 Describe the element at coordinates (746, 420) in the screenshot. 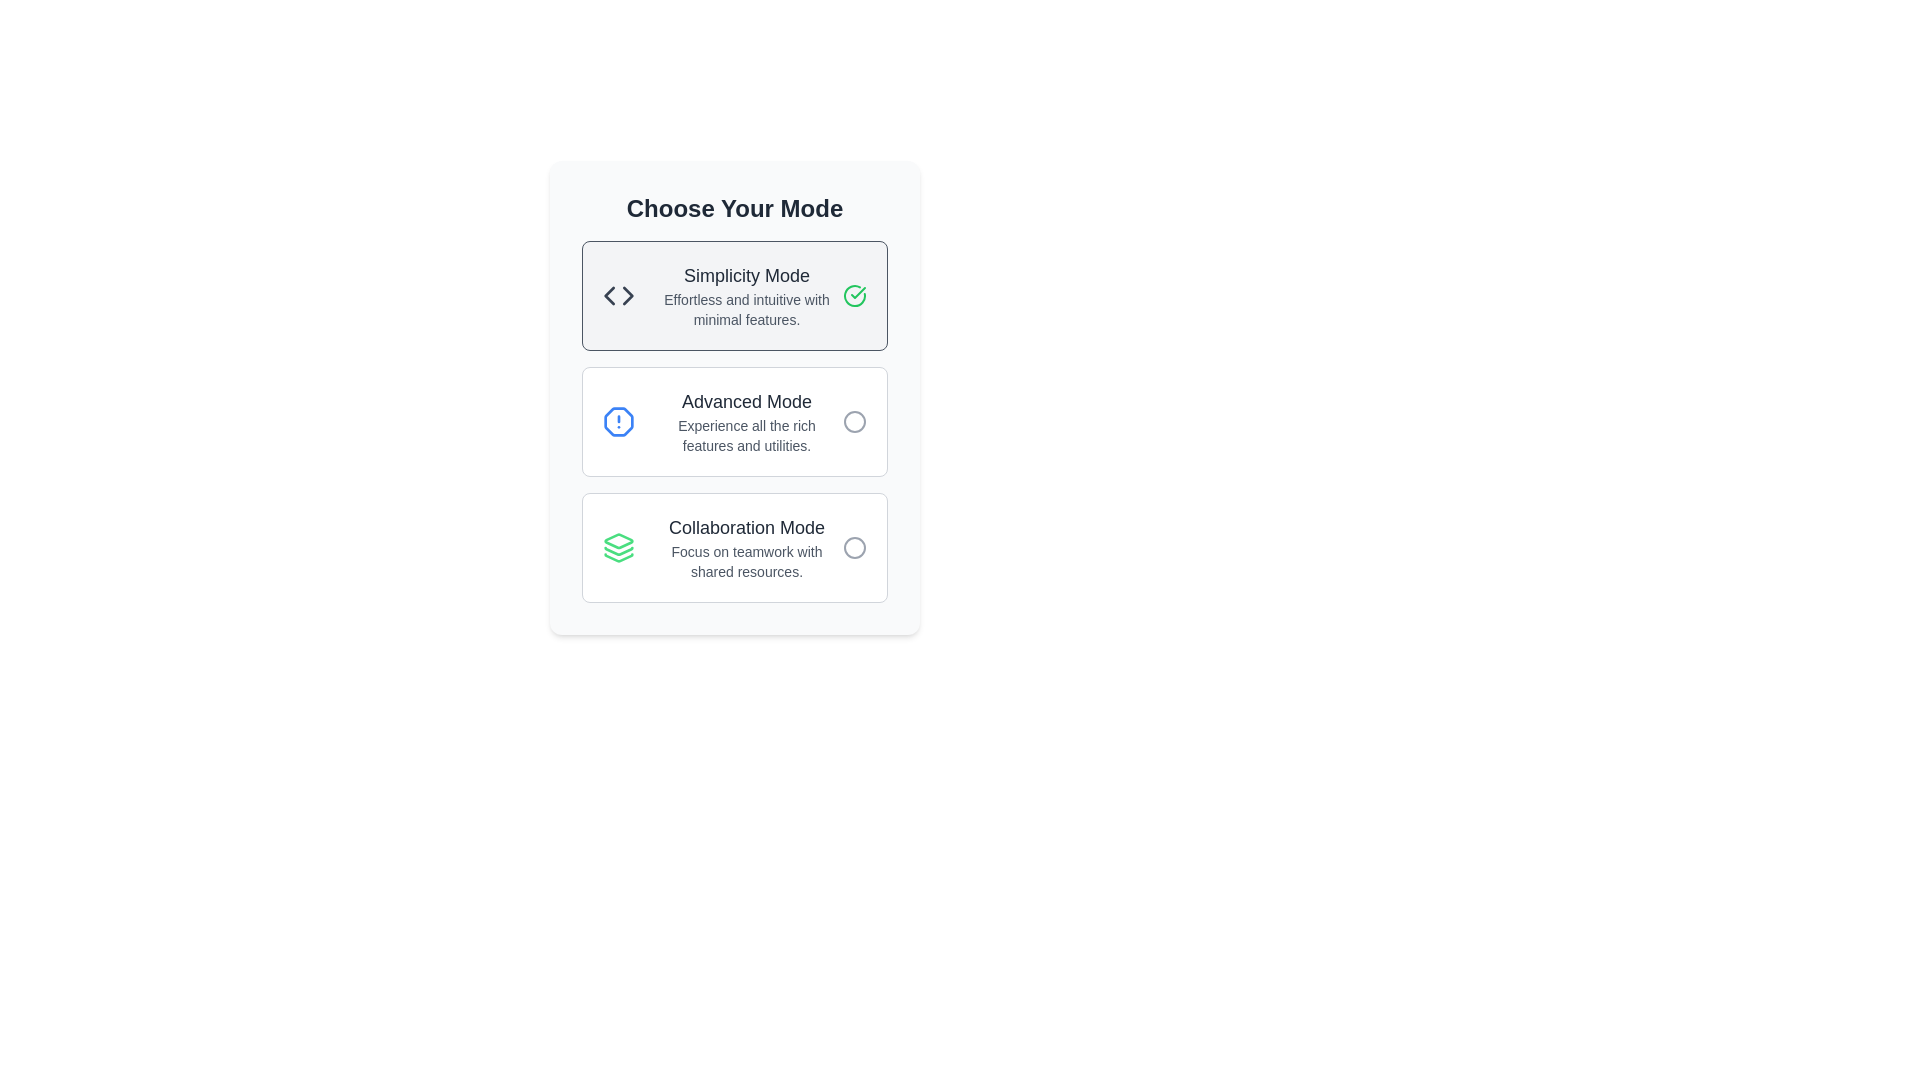

I see `the 'Advanced Mode' text display option, which is the second card in the vertical list within the 'Choose Your Mode' modal` at that location.